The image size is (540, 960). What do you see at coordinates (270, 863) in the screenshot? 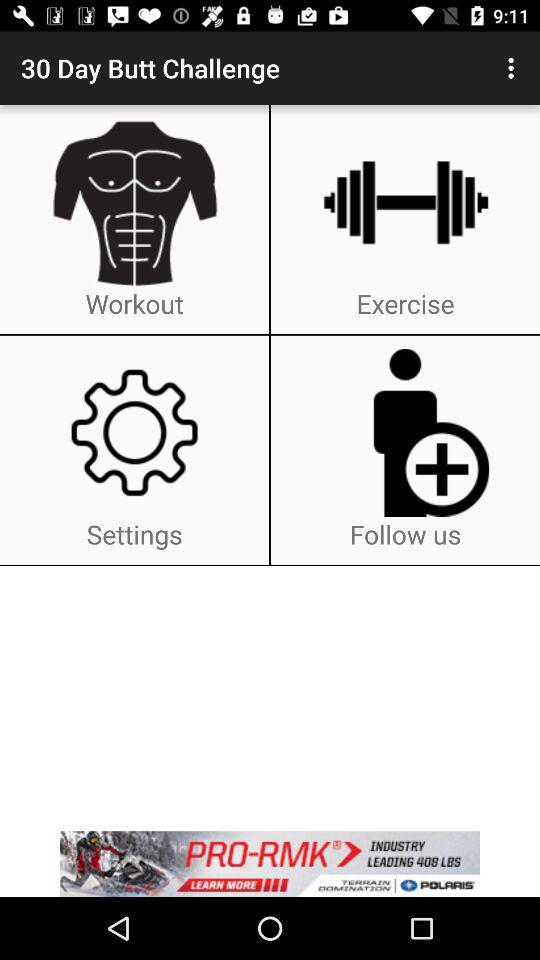
I see `advertisement` at bounding box center [270, 863].